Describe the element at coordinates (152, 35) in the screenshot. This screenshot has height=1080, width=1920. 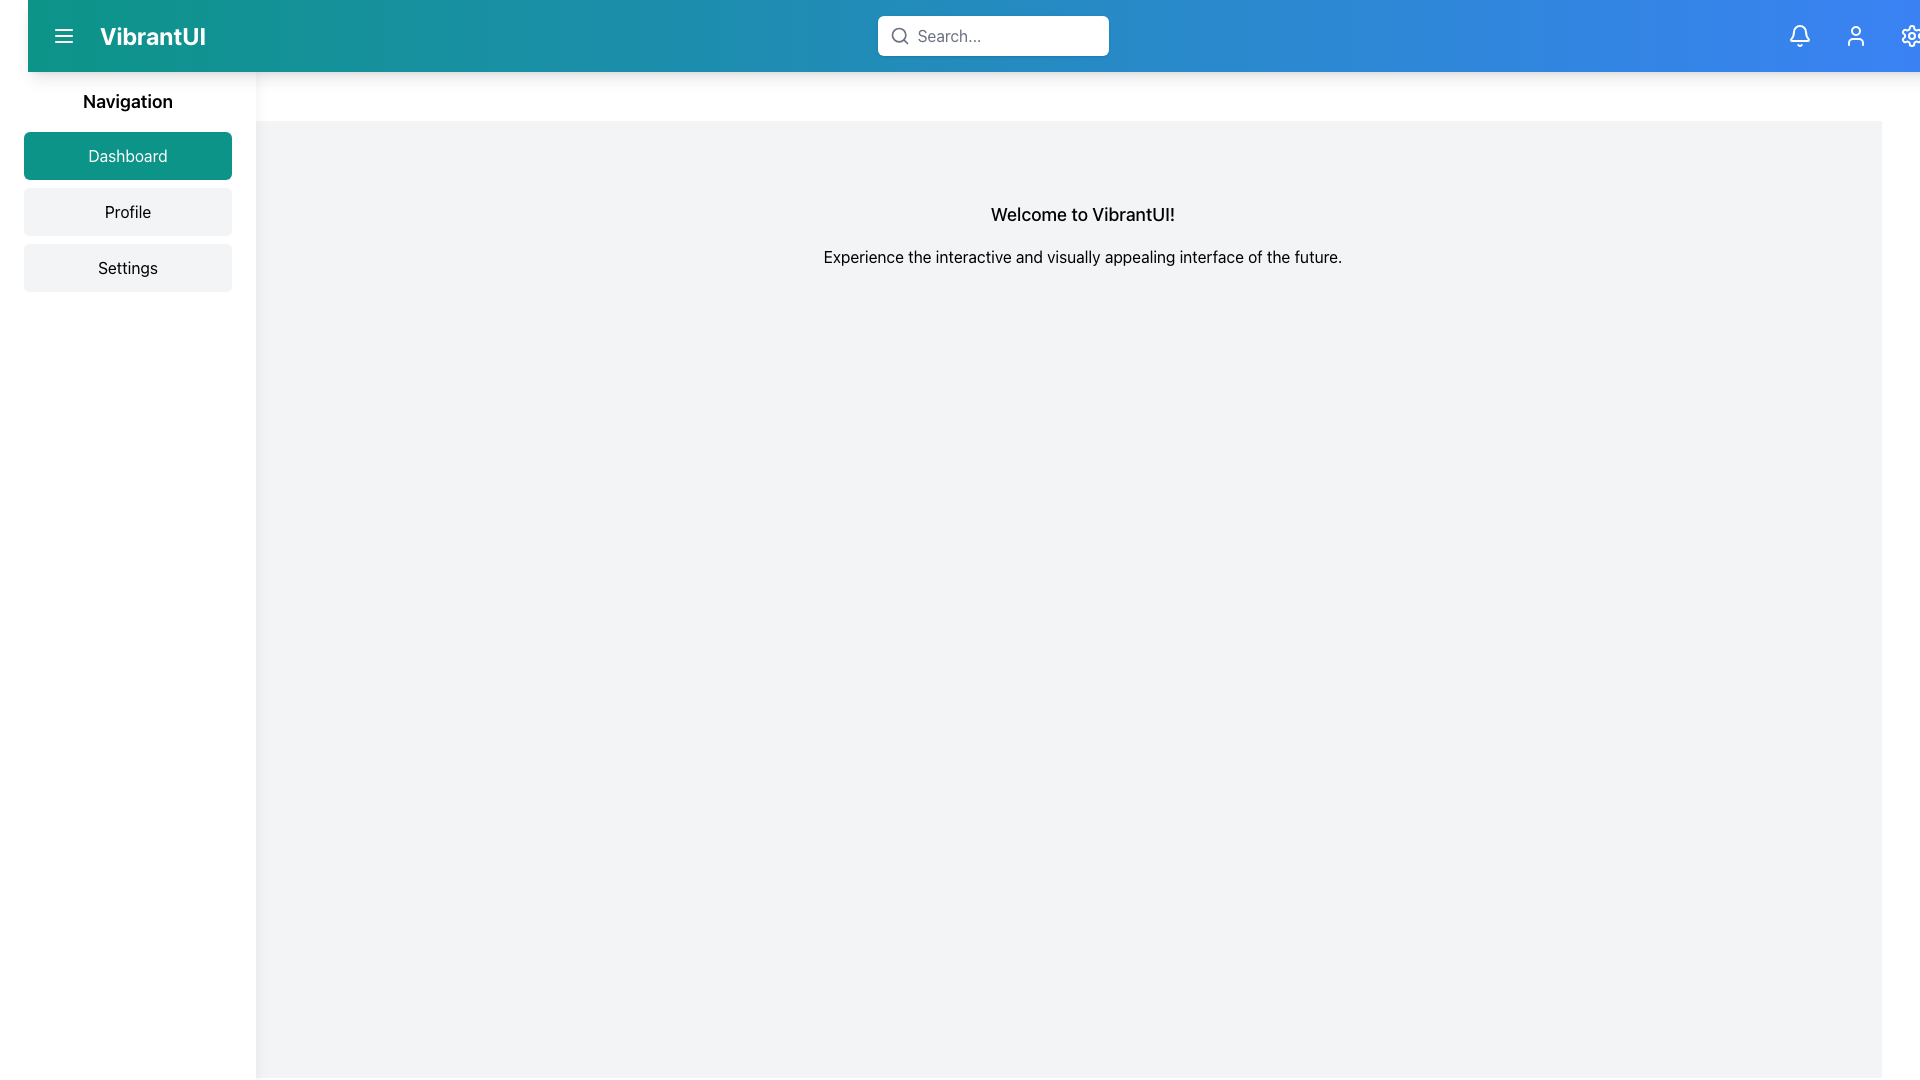
I see `the bold text 'VibrantUI' located in the teal-colored header bar at the top left corner of the interface` at that location.